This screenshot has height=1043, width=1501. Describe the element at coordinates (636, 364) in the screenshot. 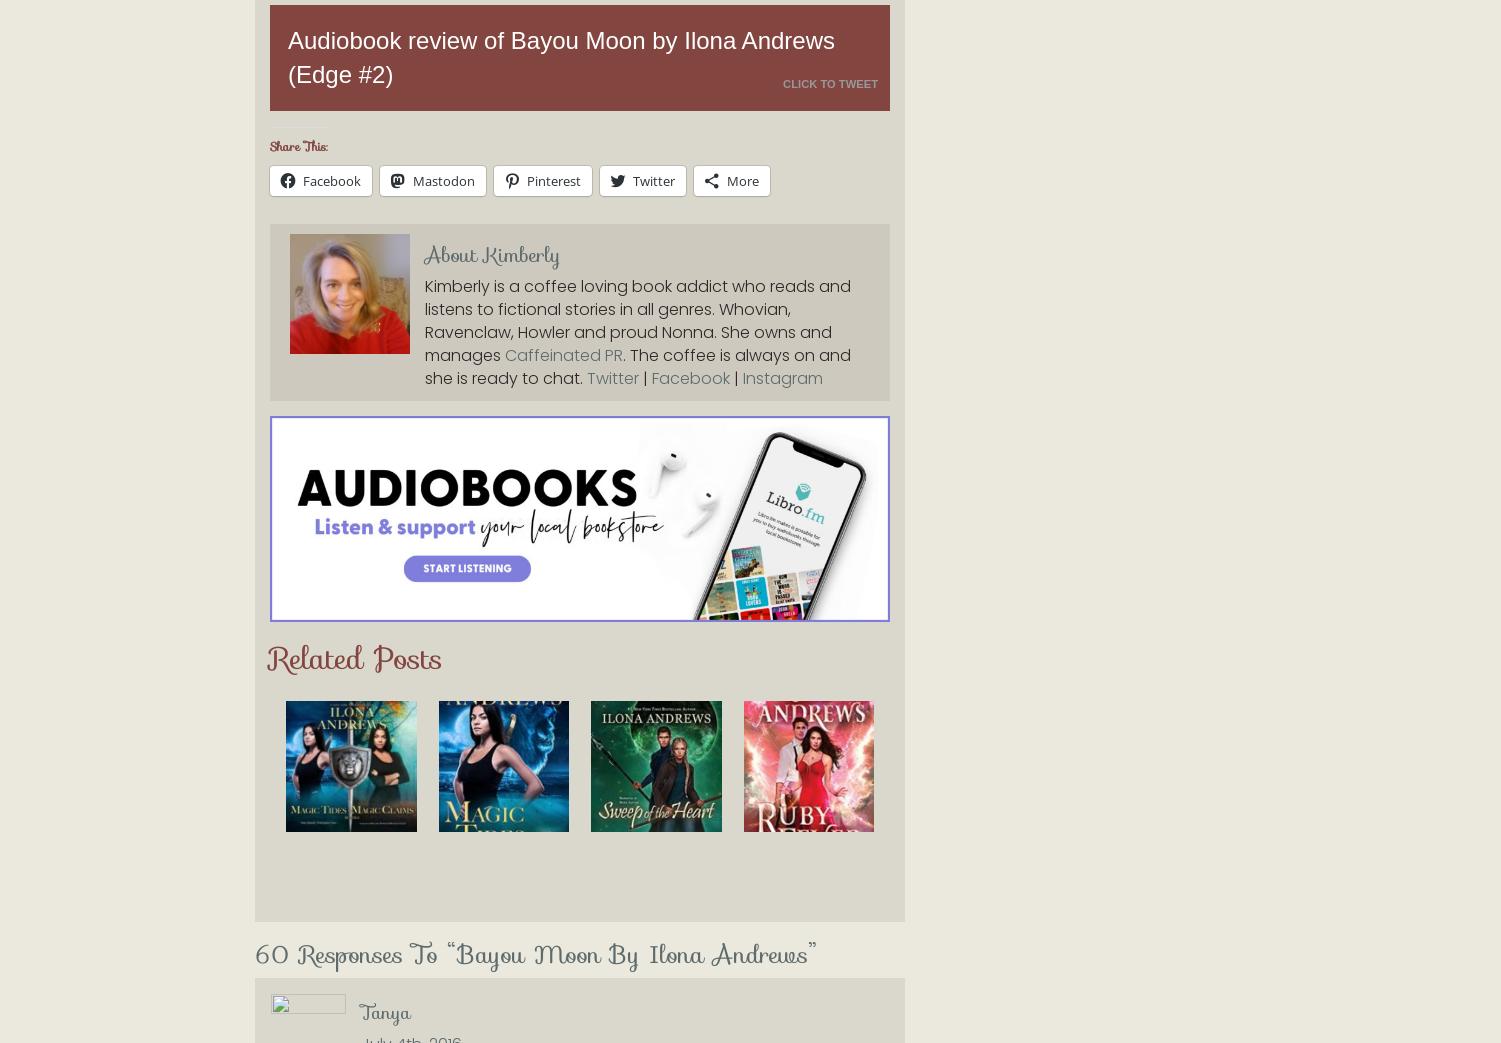

I see `'. The coffee is always on and she is ready to chat.'` at that location.